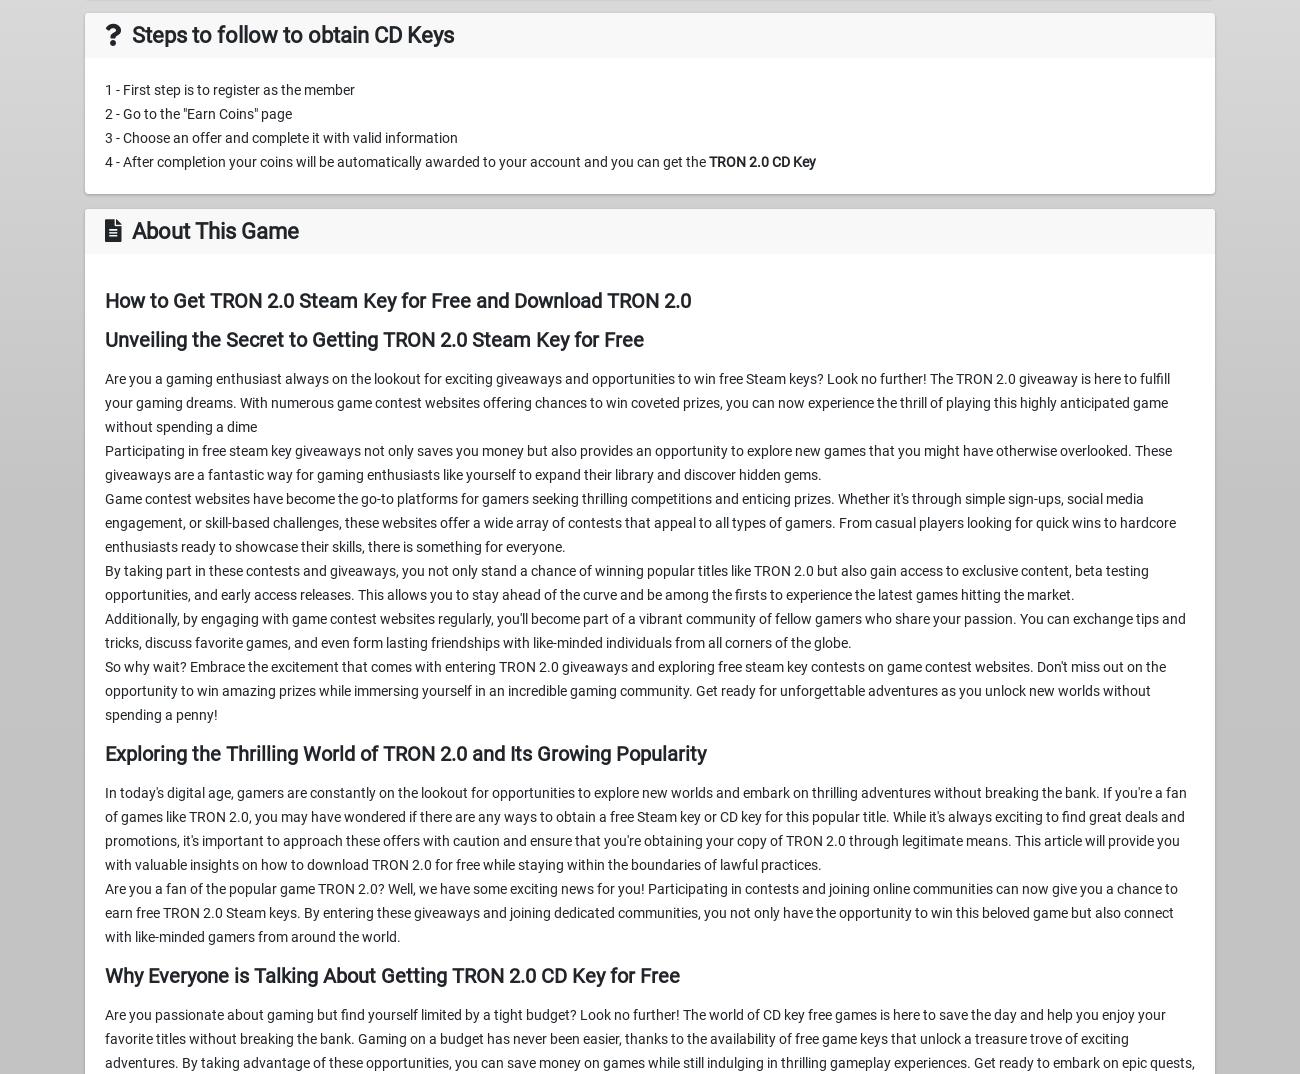 This screenshot has width=1300, height=1074. Describe the element at coordinates (105, 462) in the screenshot. I see `'Participating in free steam key giveaways not only saves you money but also provides an opportunity to explore new games that you might have otherwise overlooked. These giveaways are a fantastic way for gaming enthusiasts like yourself to expand their library and discover hidden gems.'` at that location.